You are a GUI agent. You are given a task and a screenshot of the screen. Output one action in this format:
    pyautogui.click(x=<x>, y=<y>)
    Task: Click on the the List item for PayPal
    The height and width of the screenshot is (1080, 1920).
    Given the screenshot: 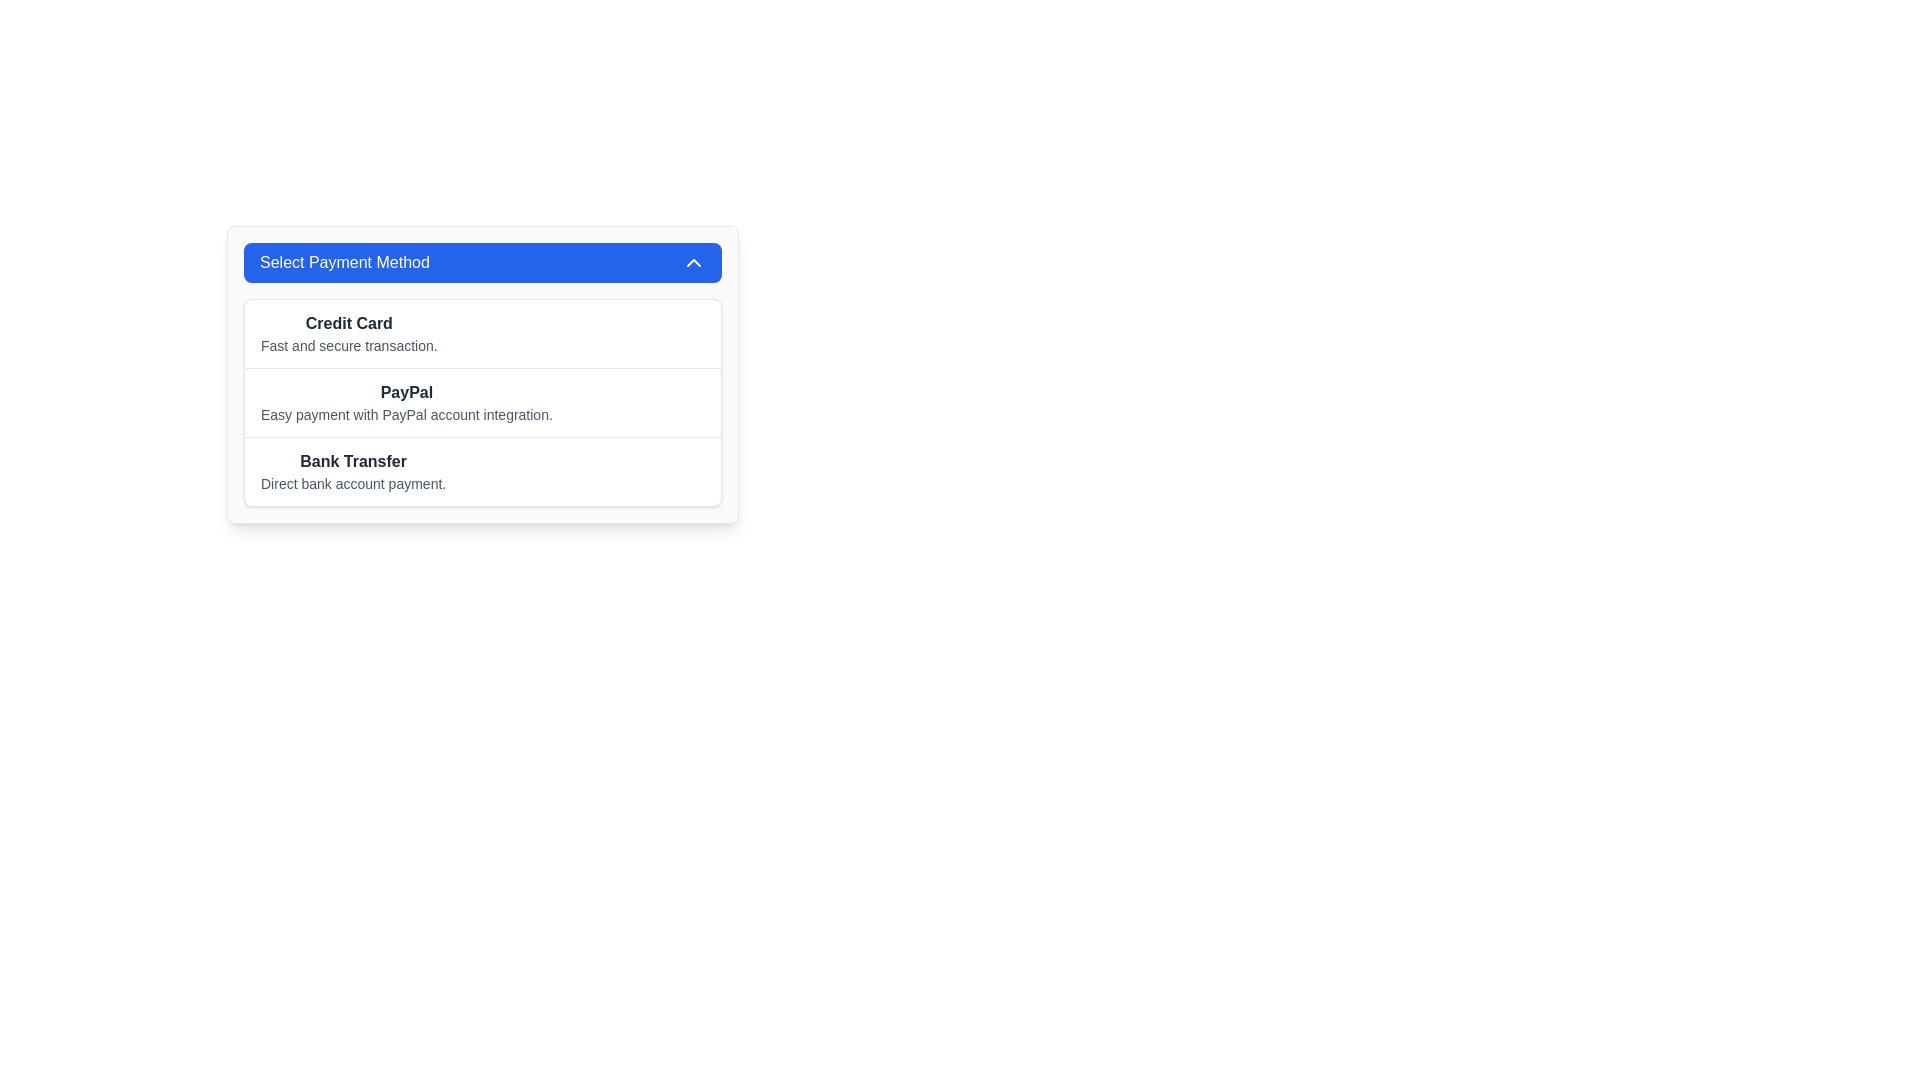 What is the action you would take?
    pyautogui.click(x=483, y=374)
    